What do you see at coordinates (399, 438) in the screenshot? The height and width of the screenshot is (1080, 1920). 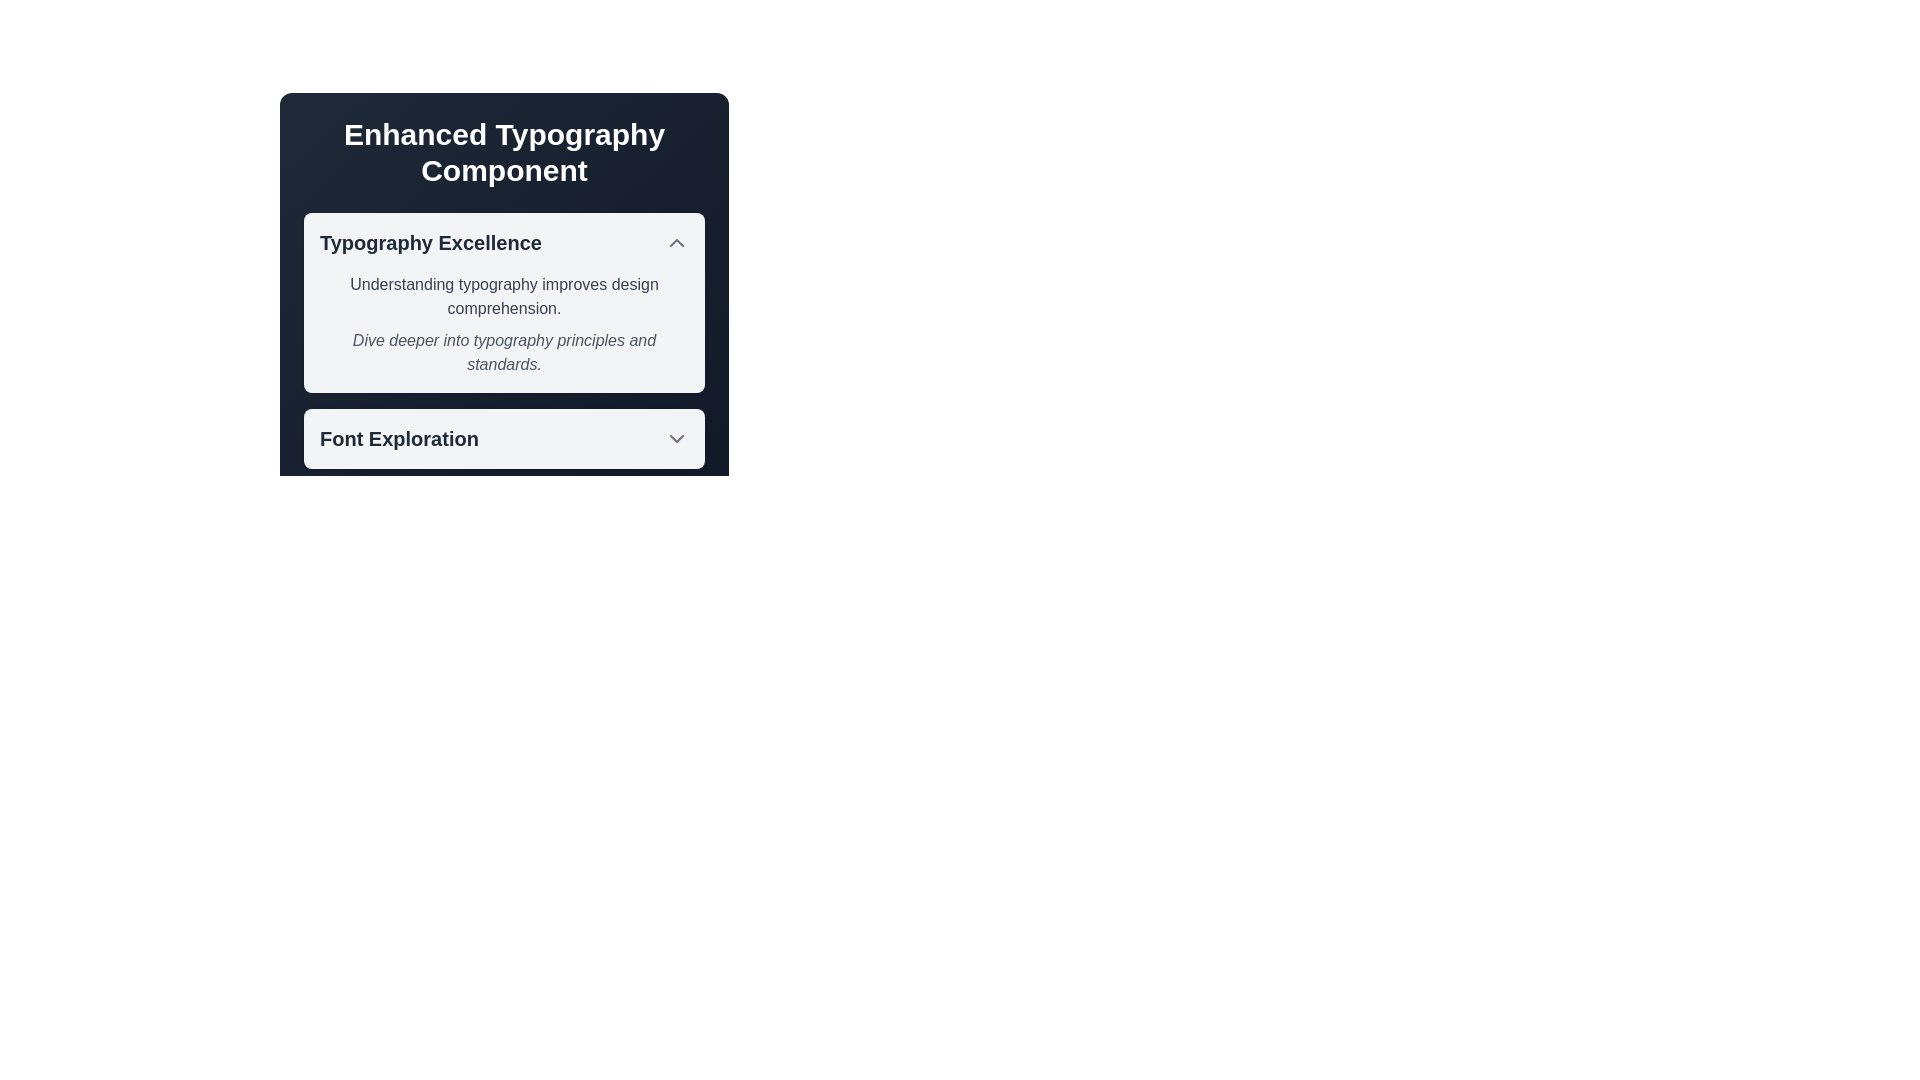 I see `the 'Font Exploration' text label, which is styled in bold, dark gray sans-serif font, positioned in the lower section of a card-like component` at bounding box center [399, 438].